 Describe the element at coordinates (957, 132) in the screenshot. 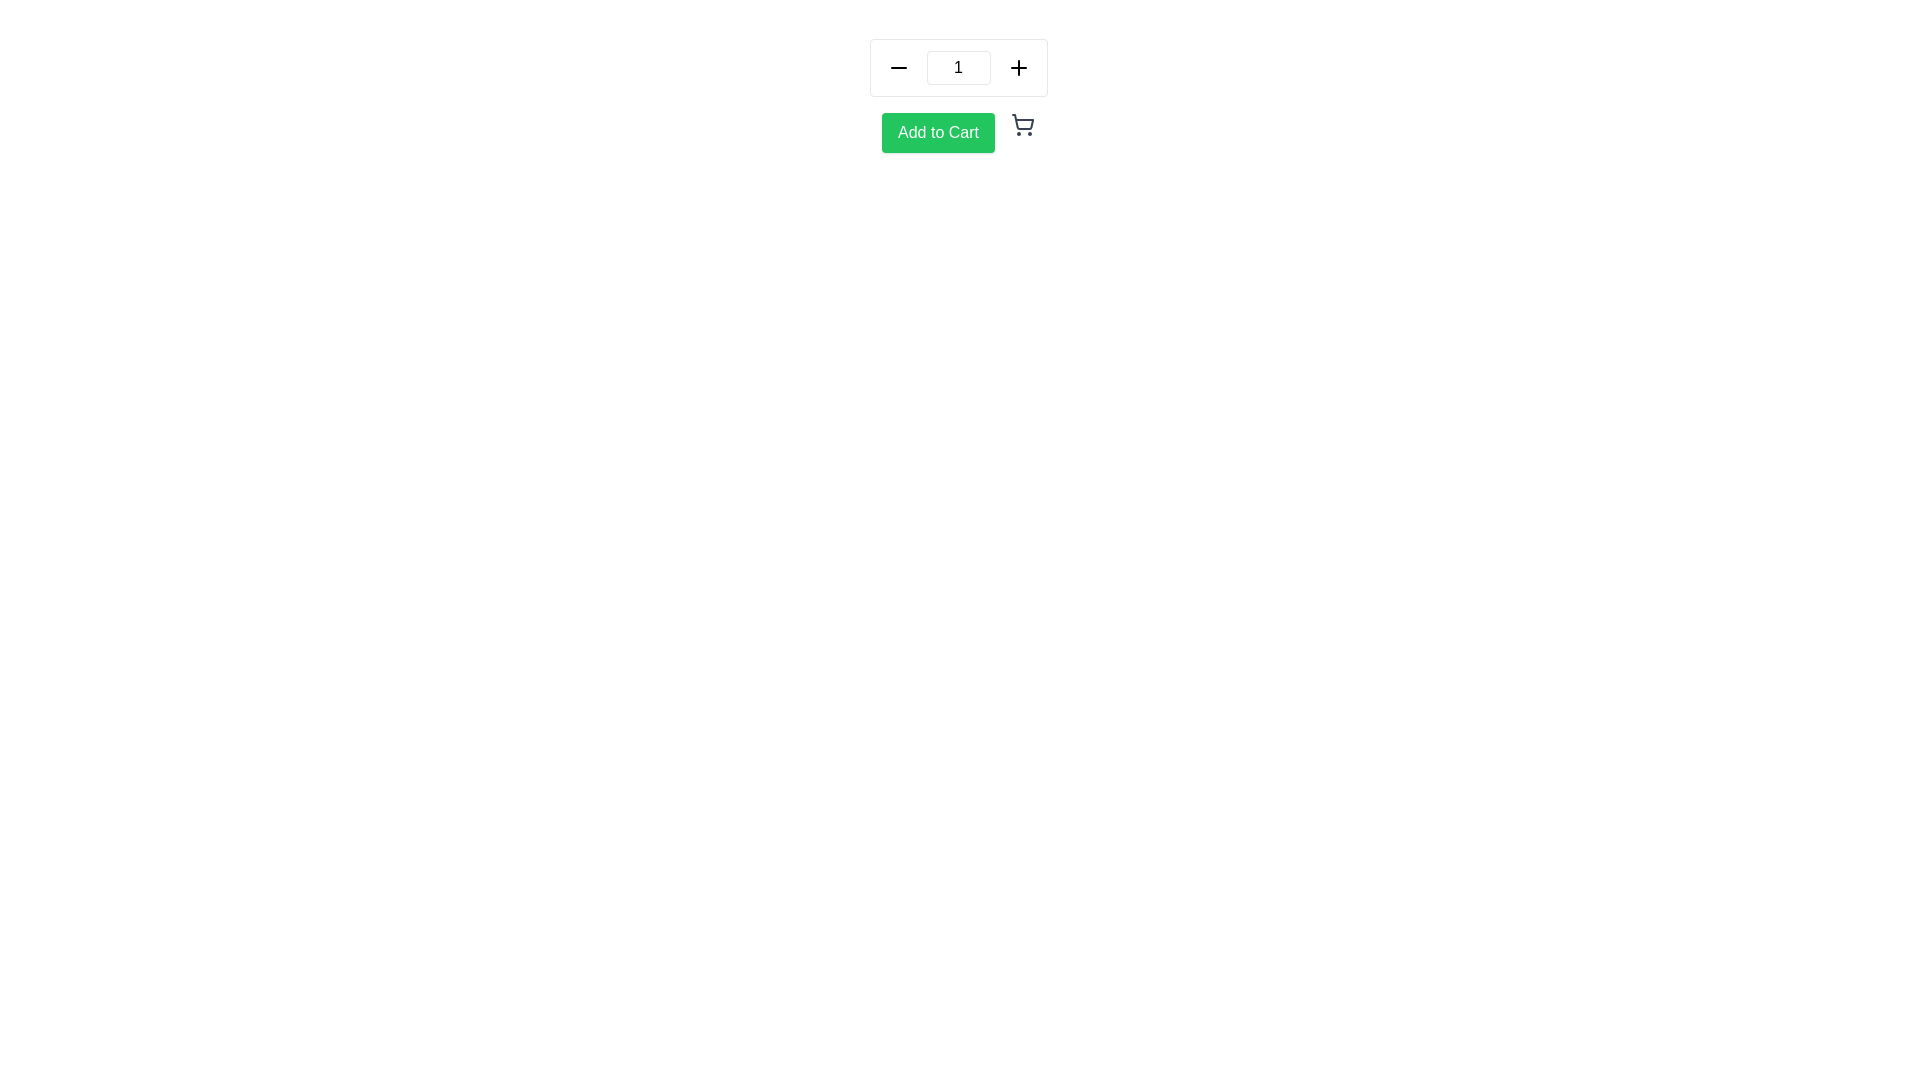

I see `the green 'Add to Cart' button with rounded corners and white text, located below the quantity selector` at that location.